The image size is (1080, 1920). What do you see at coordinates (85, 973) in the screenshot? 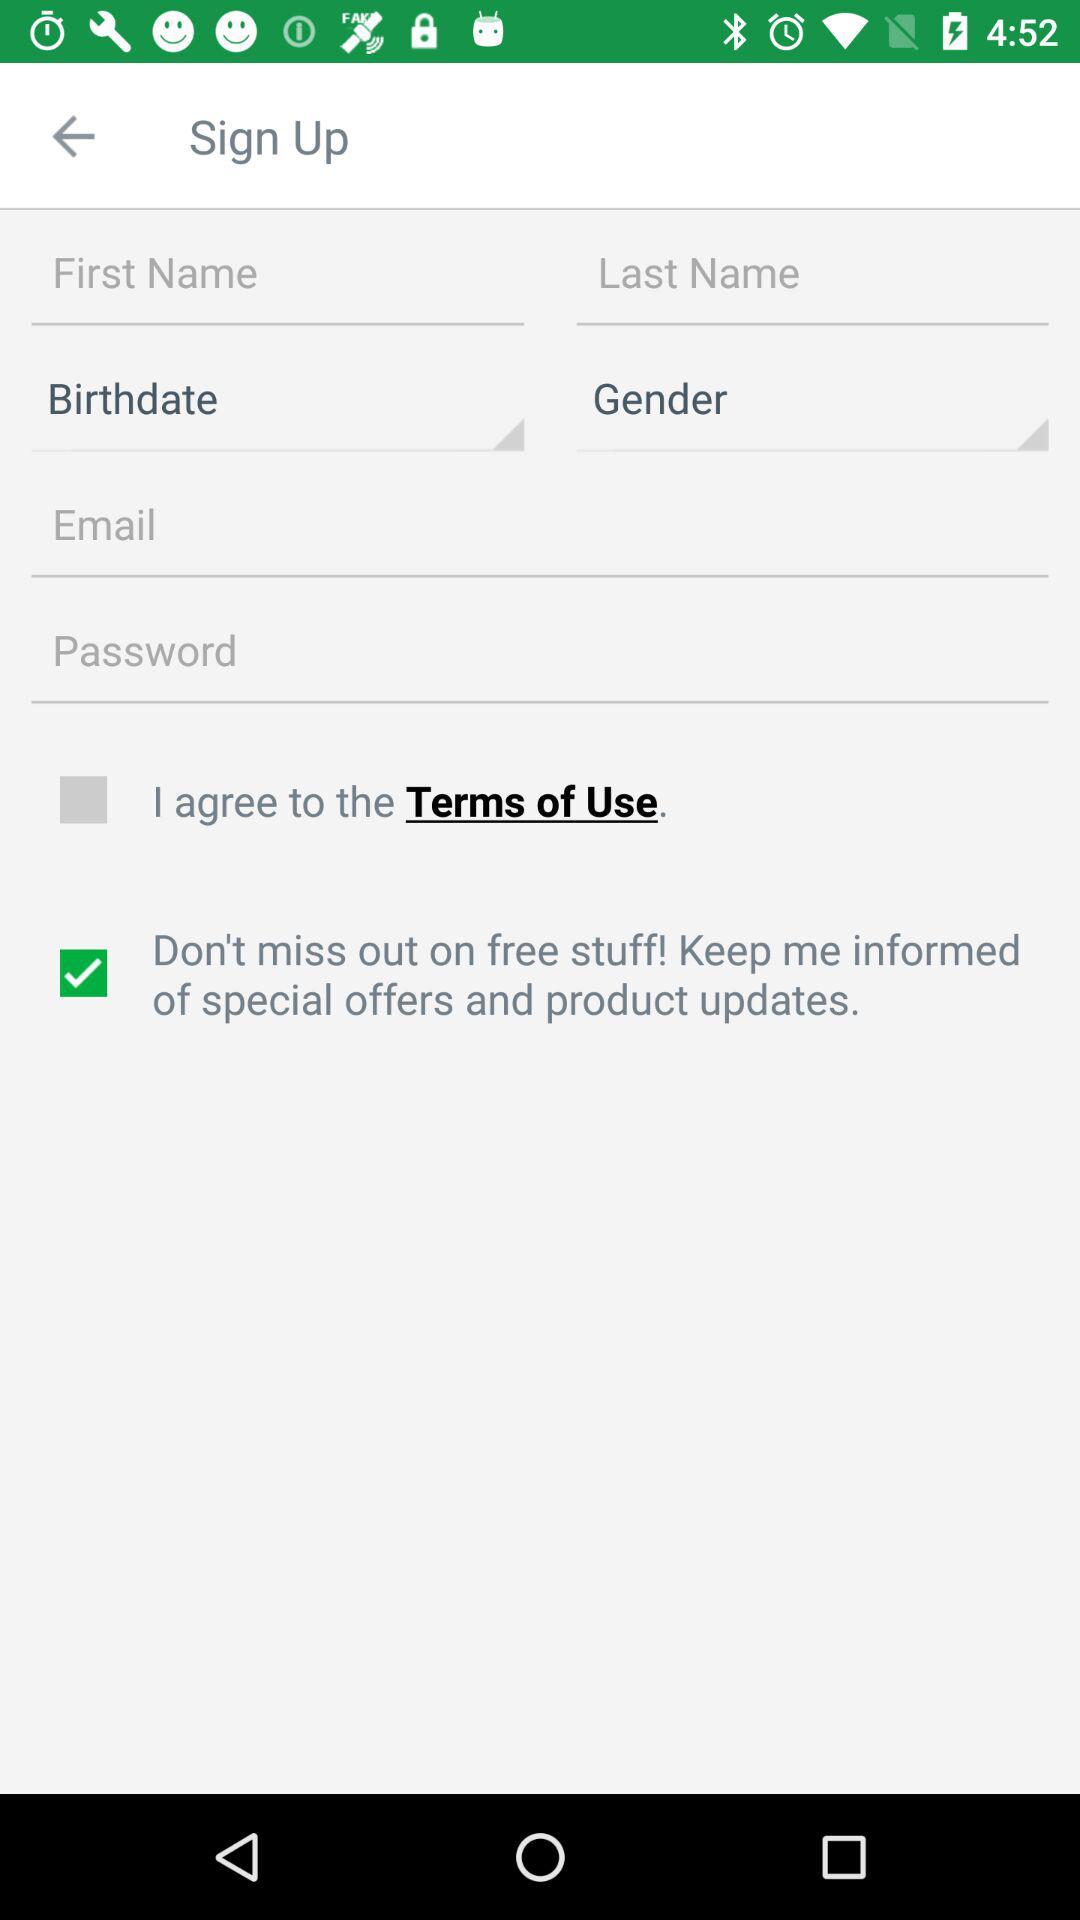
I see `click for further updates and offers` at bounding box center [85, 973].